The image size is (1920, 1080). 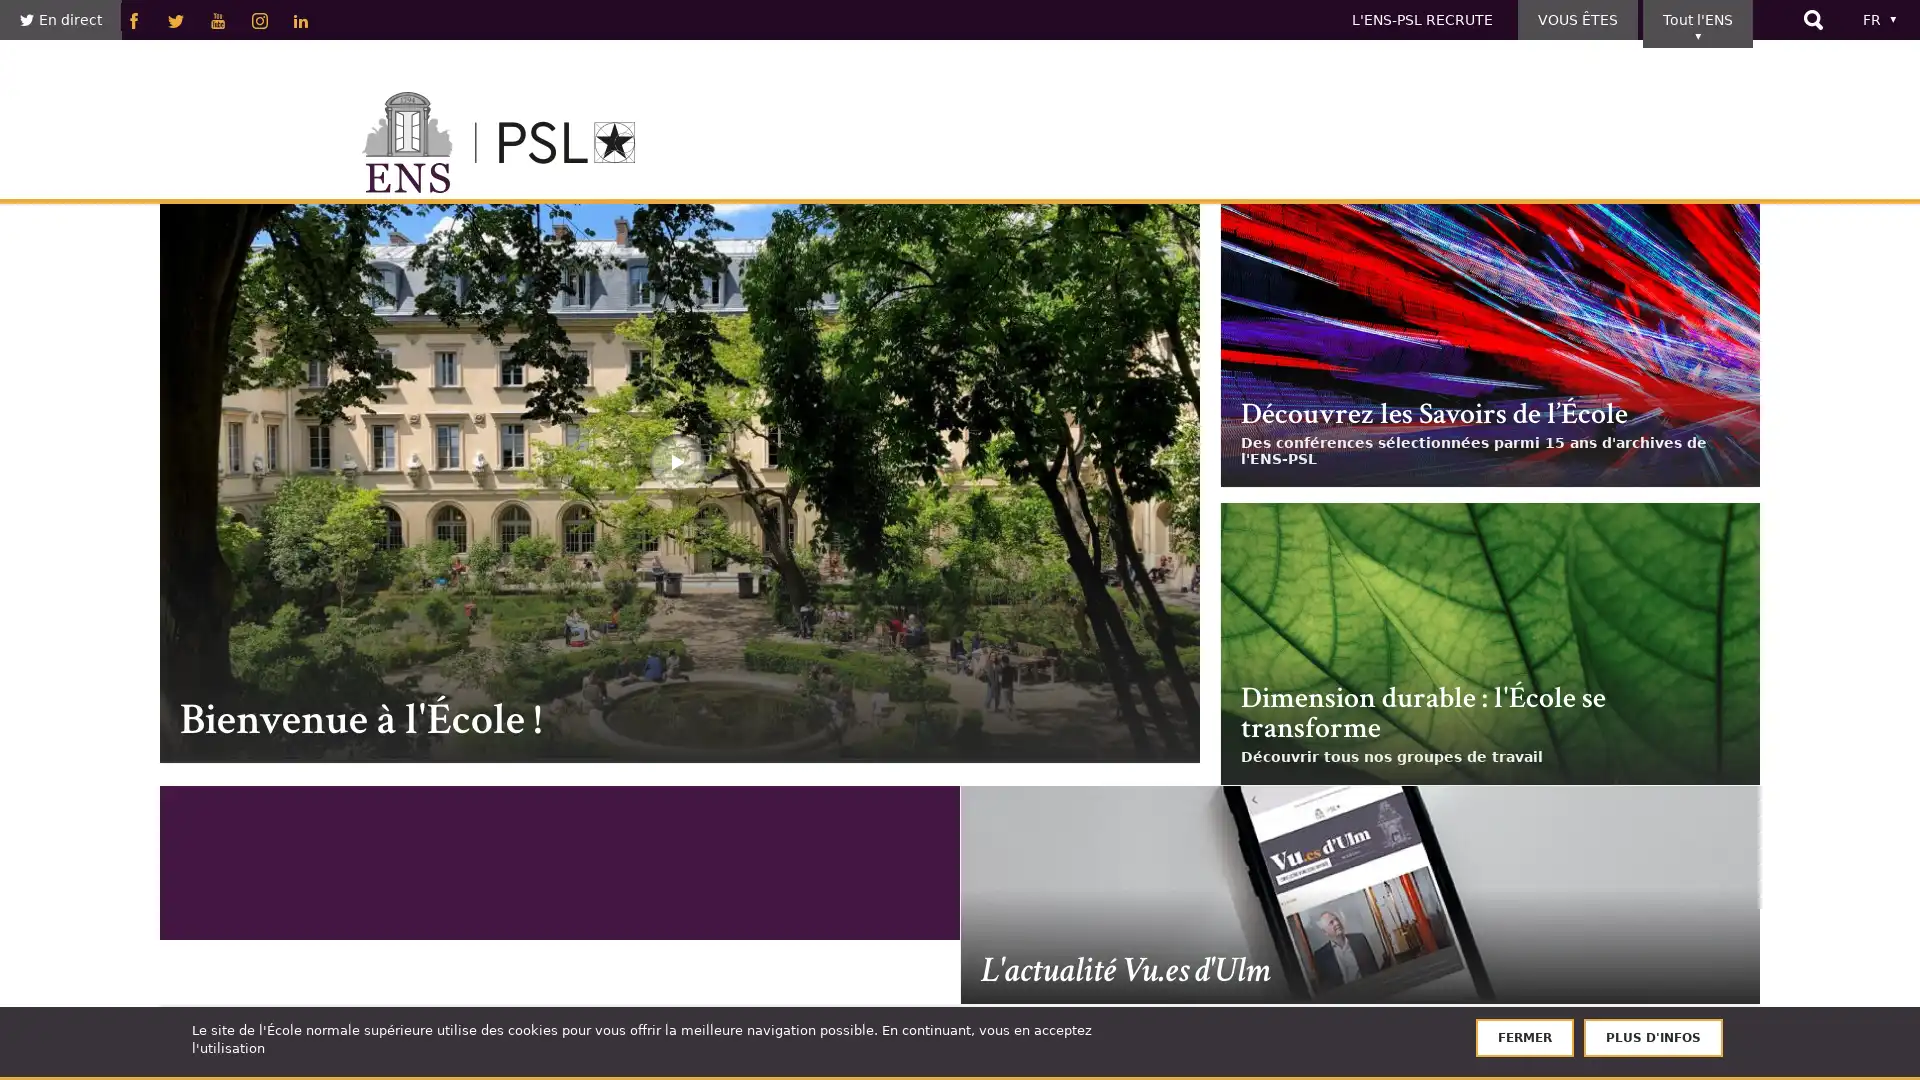 I want to click on PLUS D'INFOS, so click(x=1653, y=1036).